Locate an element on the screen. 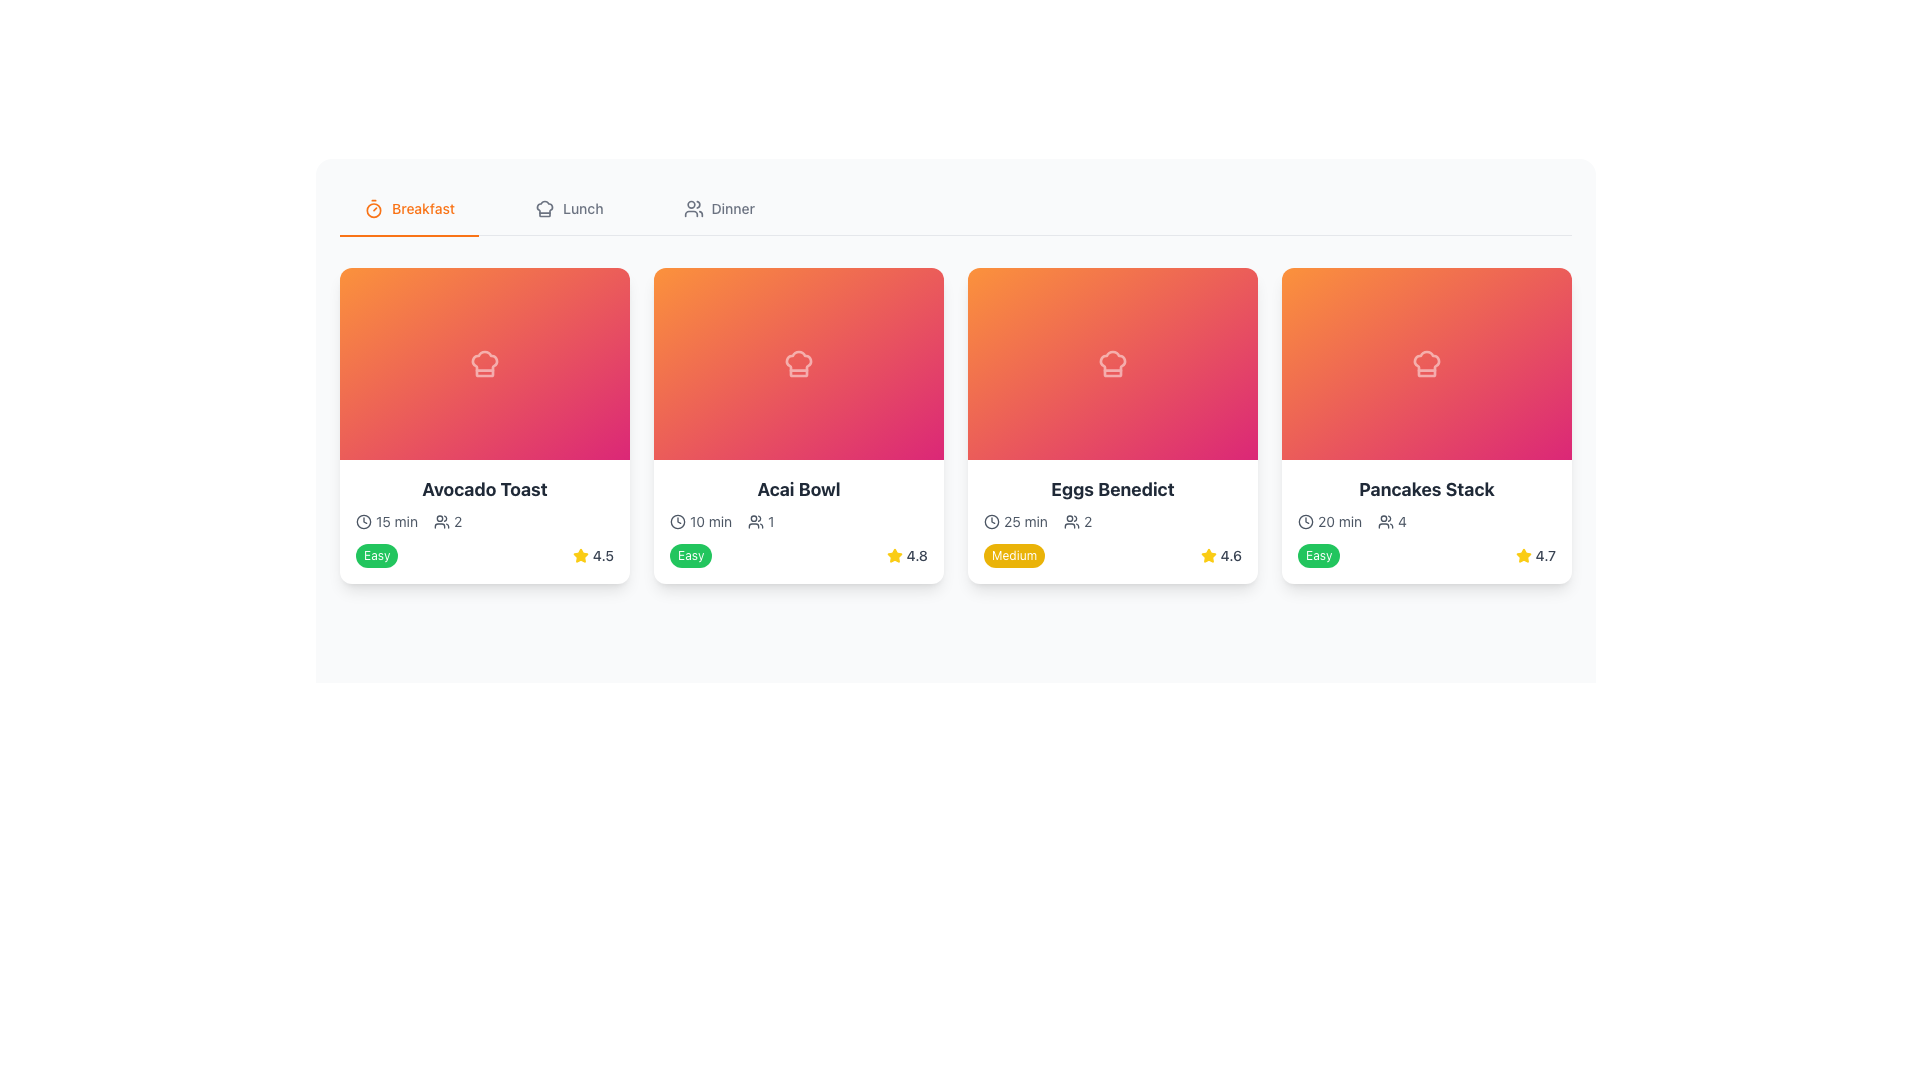 The height and width of the screenshot is (1080, 1920). the text label displaying the rating value '4.7' located to the right of the yellow star icon in the bottom-right corner of the 'Pancakes Stack' meal card is located at coordinates (1544, 555).